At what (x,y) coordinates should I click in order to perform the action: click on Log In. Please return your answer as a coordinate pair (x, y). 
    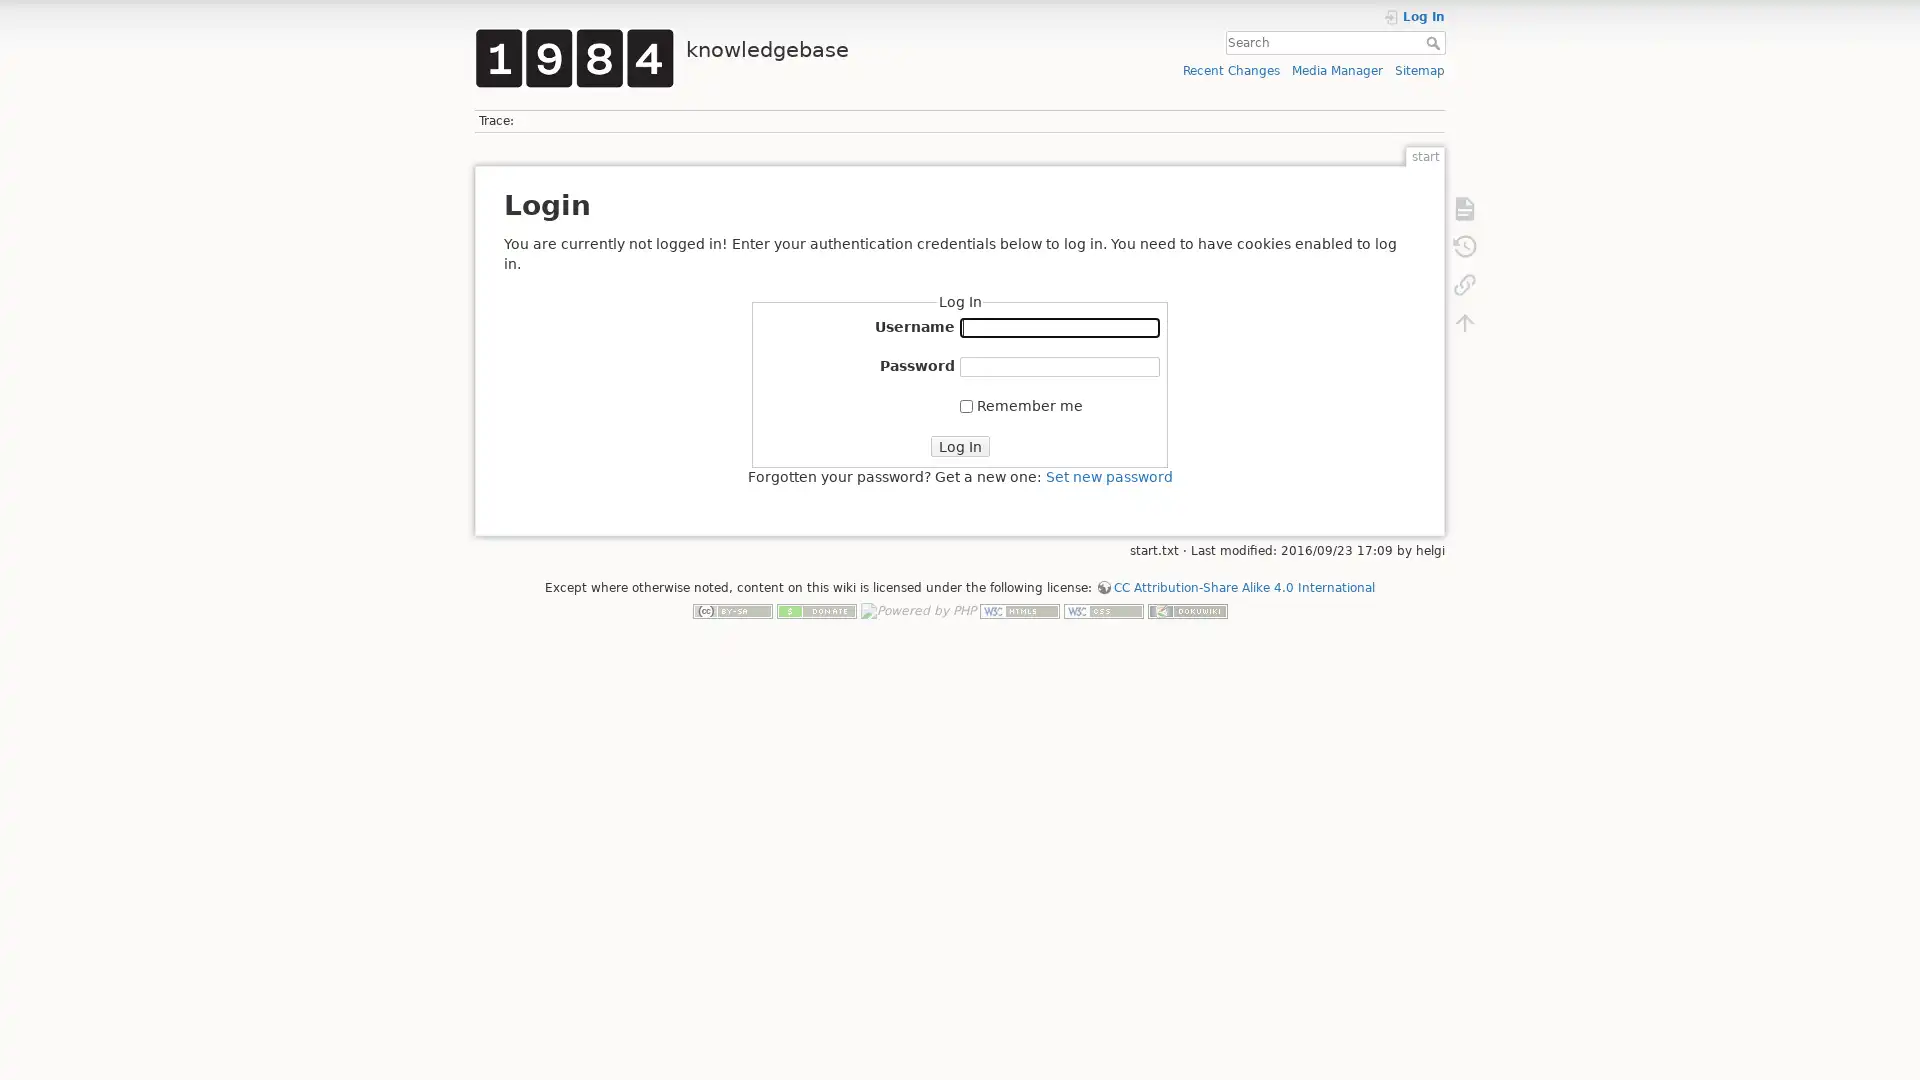
    Looking at the image, I should click on (958, 445).